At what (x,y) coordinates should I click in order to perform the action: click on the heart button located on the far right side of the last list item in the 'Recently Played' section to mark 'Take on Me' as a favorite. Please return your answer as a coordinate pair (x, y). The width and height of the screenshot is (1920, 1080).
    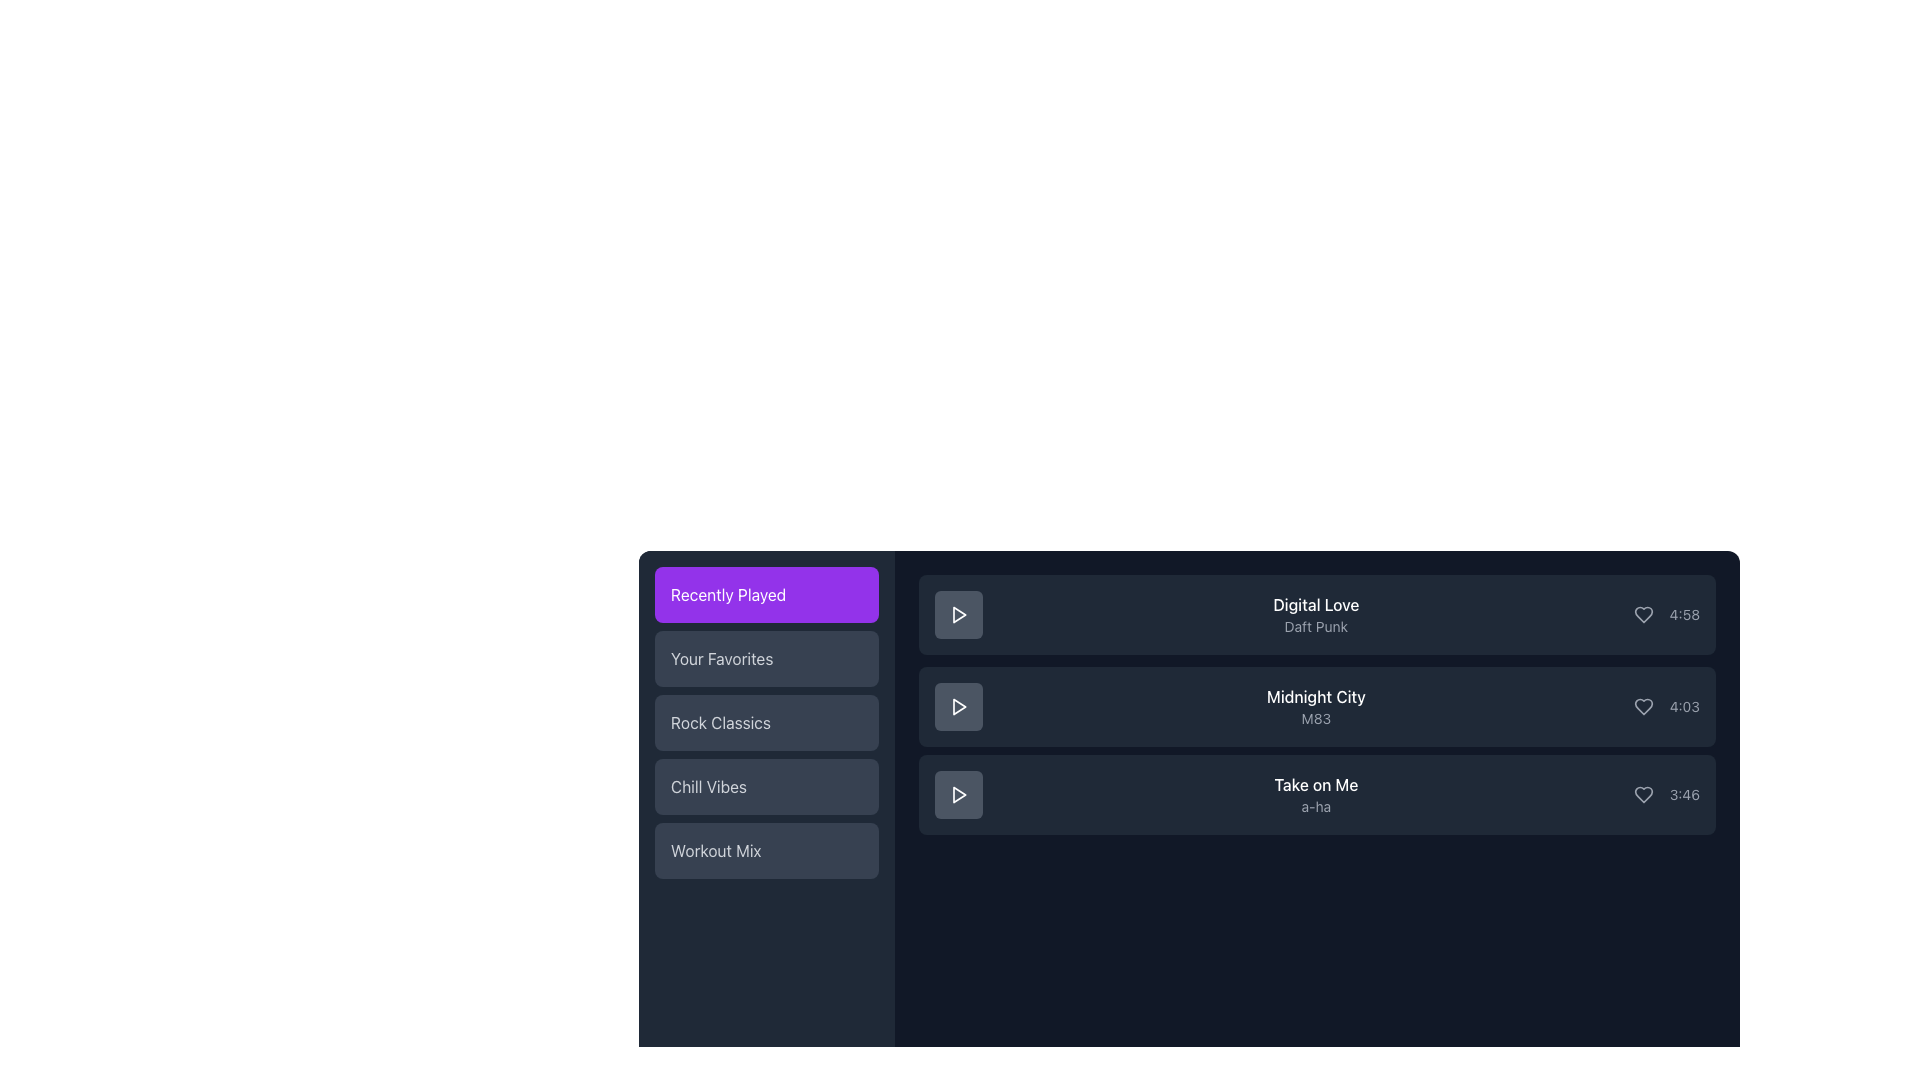
    Looking at the image, I should click on (1643, 793).